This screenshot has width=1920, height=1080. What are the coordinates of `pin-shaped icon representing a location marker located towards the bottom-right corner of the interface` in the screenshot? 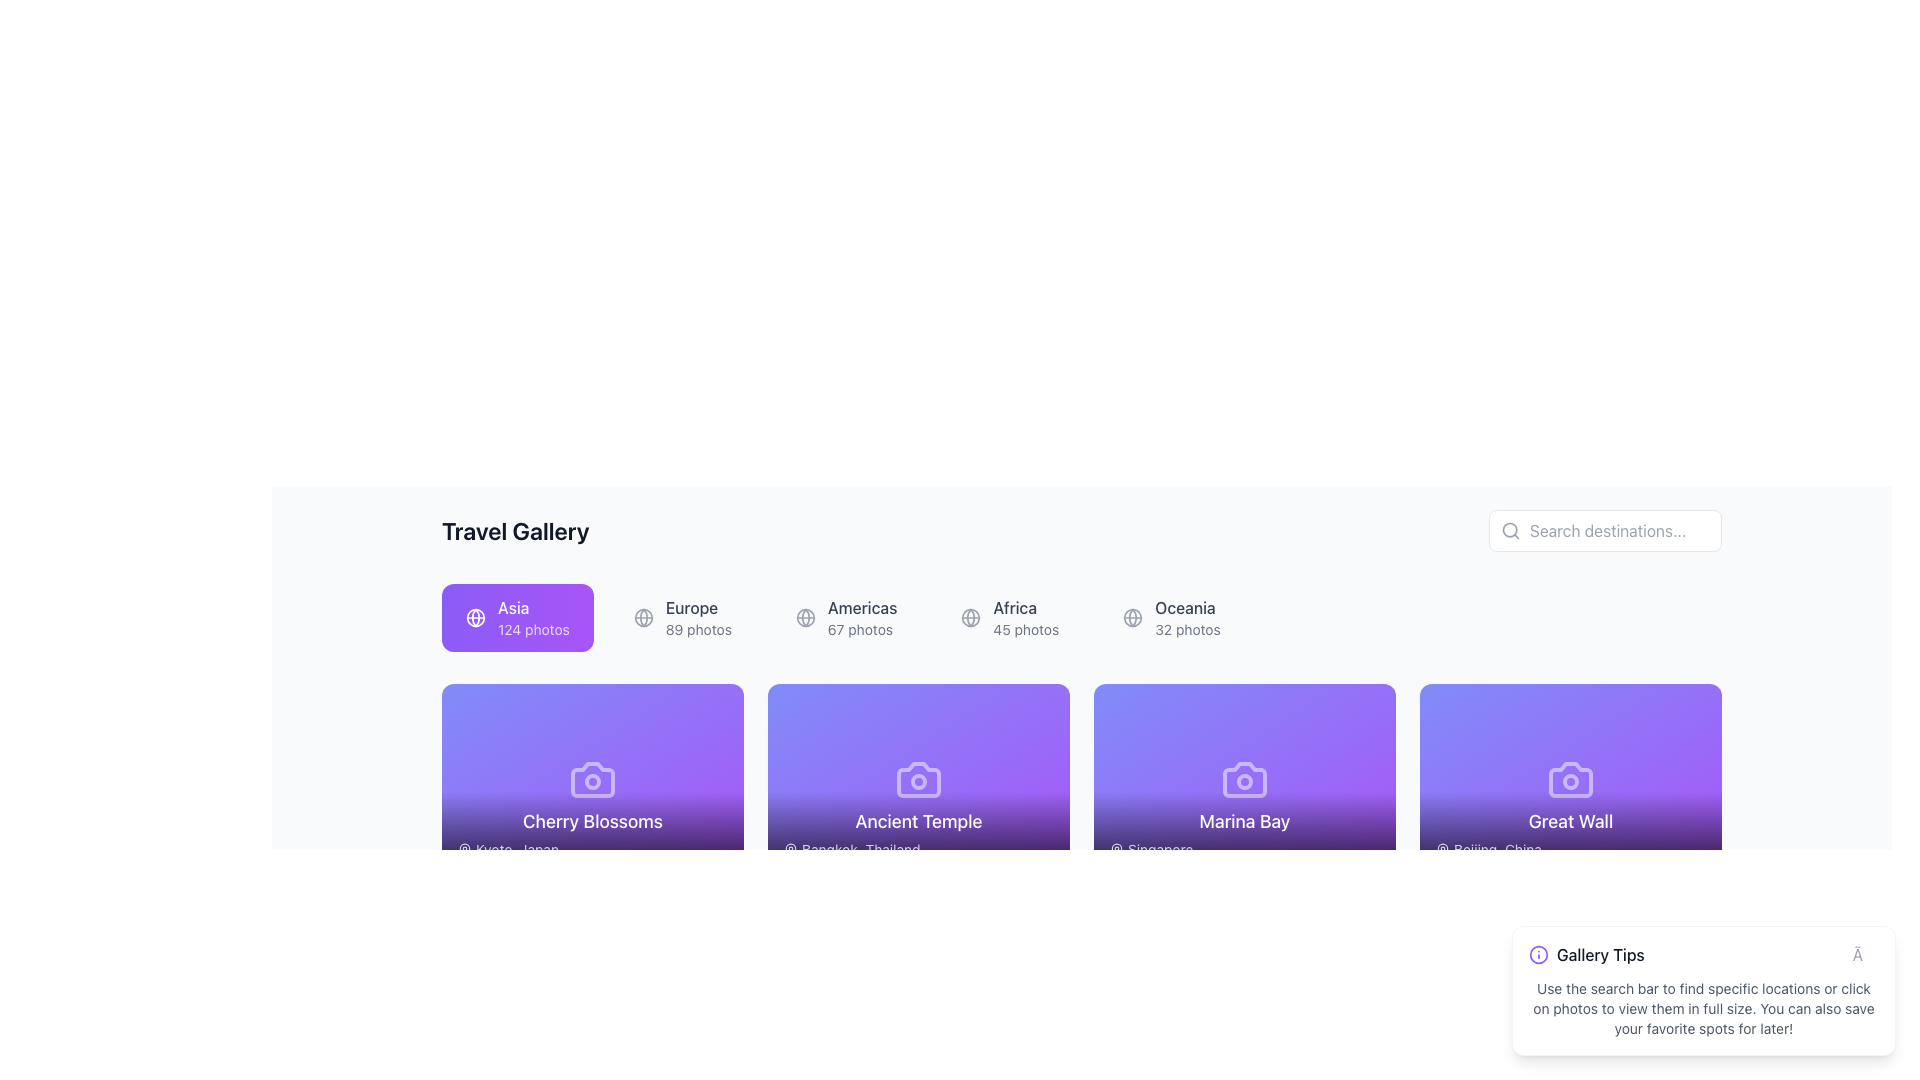 It's located at (464, 1063).